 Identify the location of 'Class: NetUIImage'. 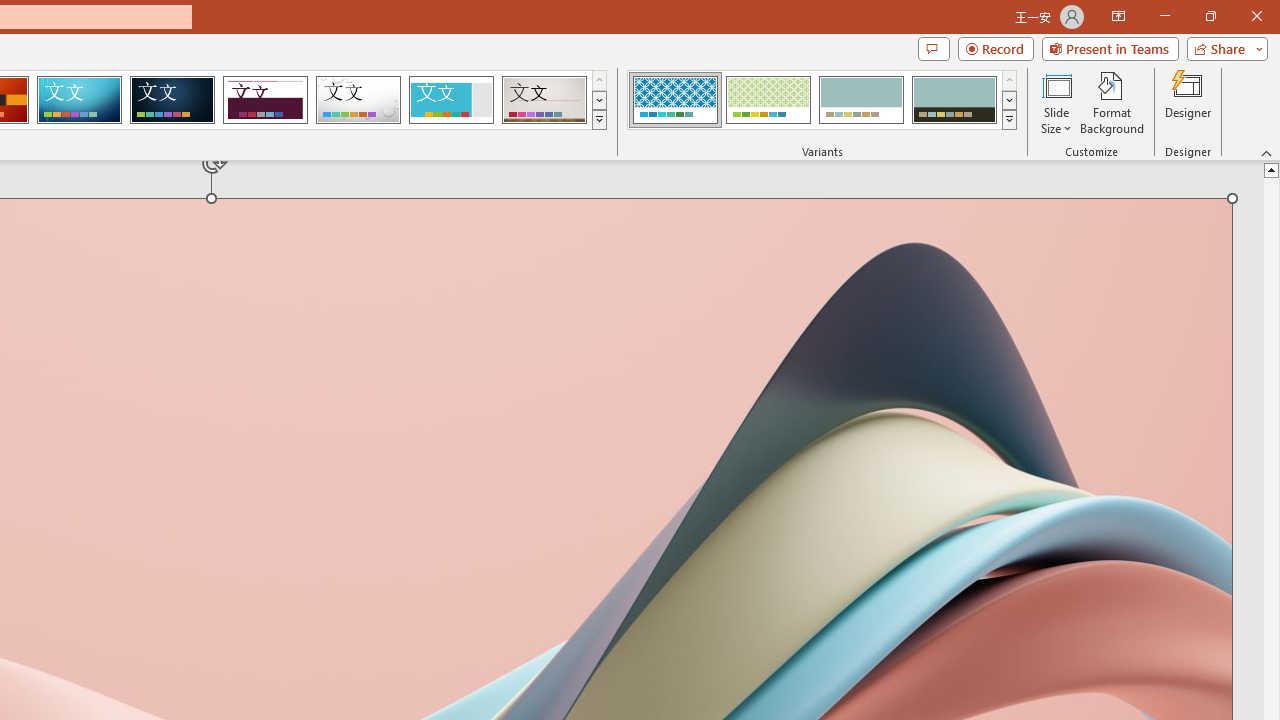
(1009, 119).